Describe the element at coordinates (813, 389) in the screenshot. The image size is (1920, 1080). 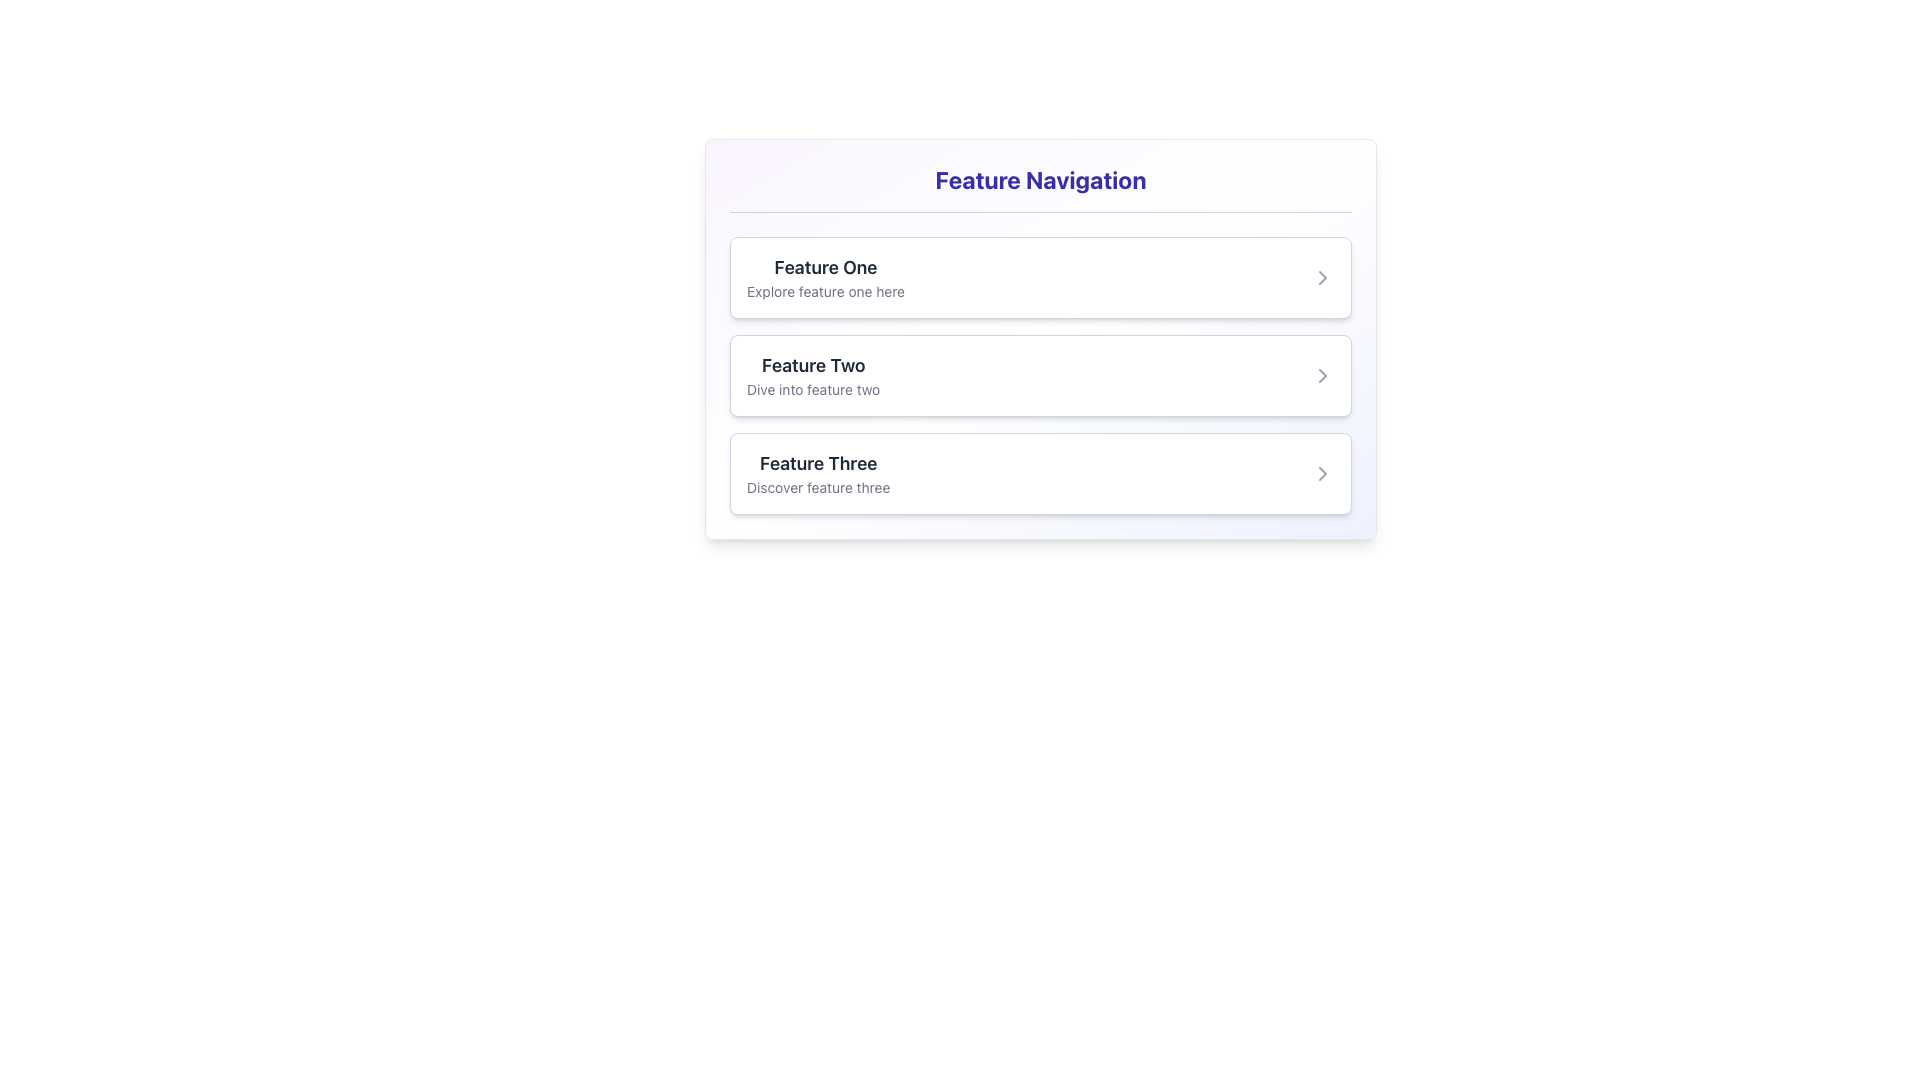
I see `the descriptive subtitle text label located beneath the 'Feature Two' title and above the horizontal line divider` at that location.